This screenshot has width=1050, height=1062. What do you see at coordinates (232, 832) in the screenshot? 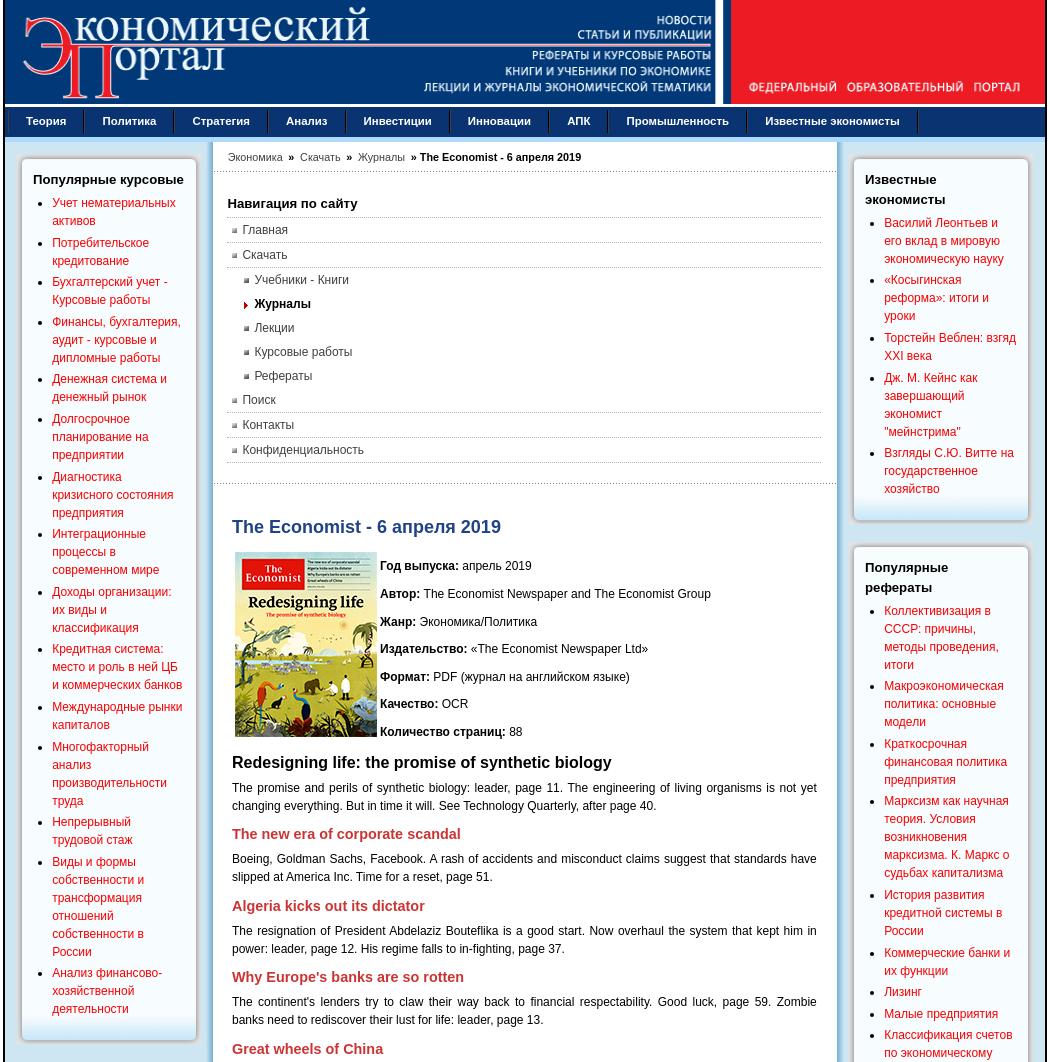
I see `'The new era of corporate scandal'` at bounding box center [232, 832].